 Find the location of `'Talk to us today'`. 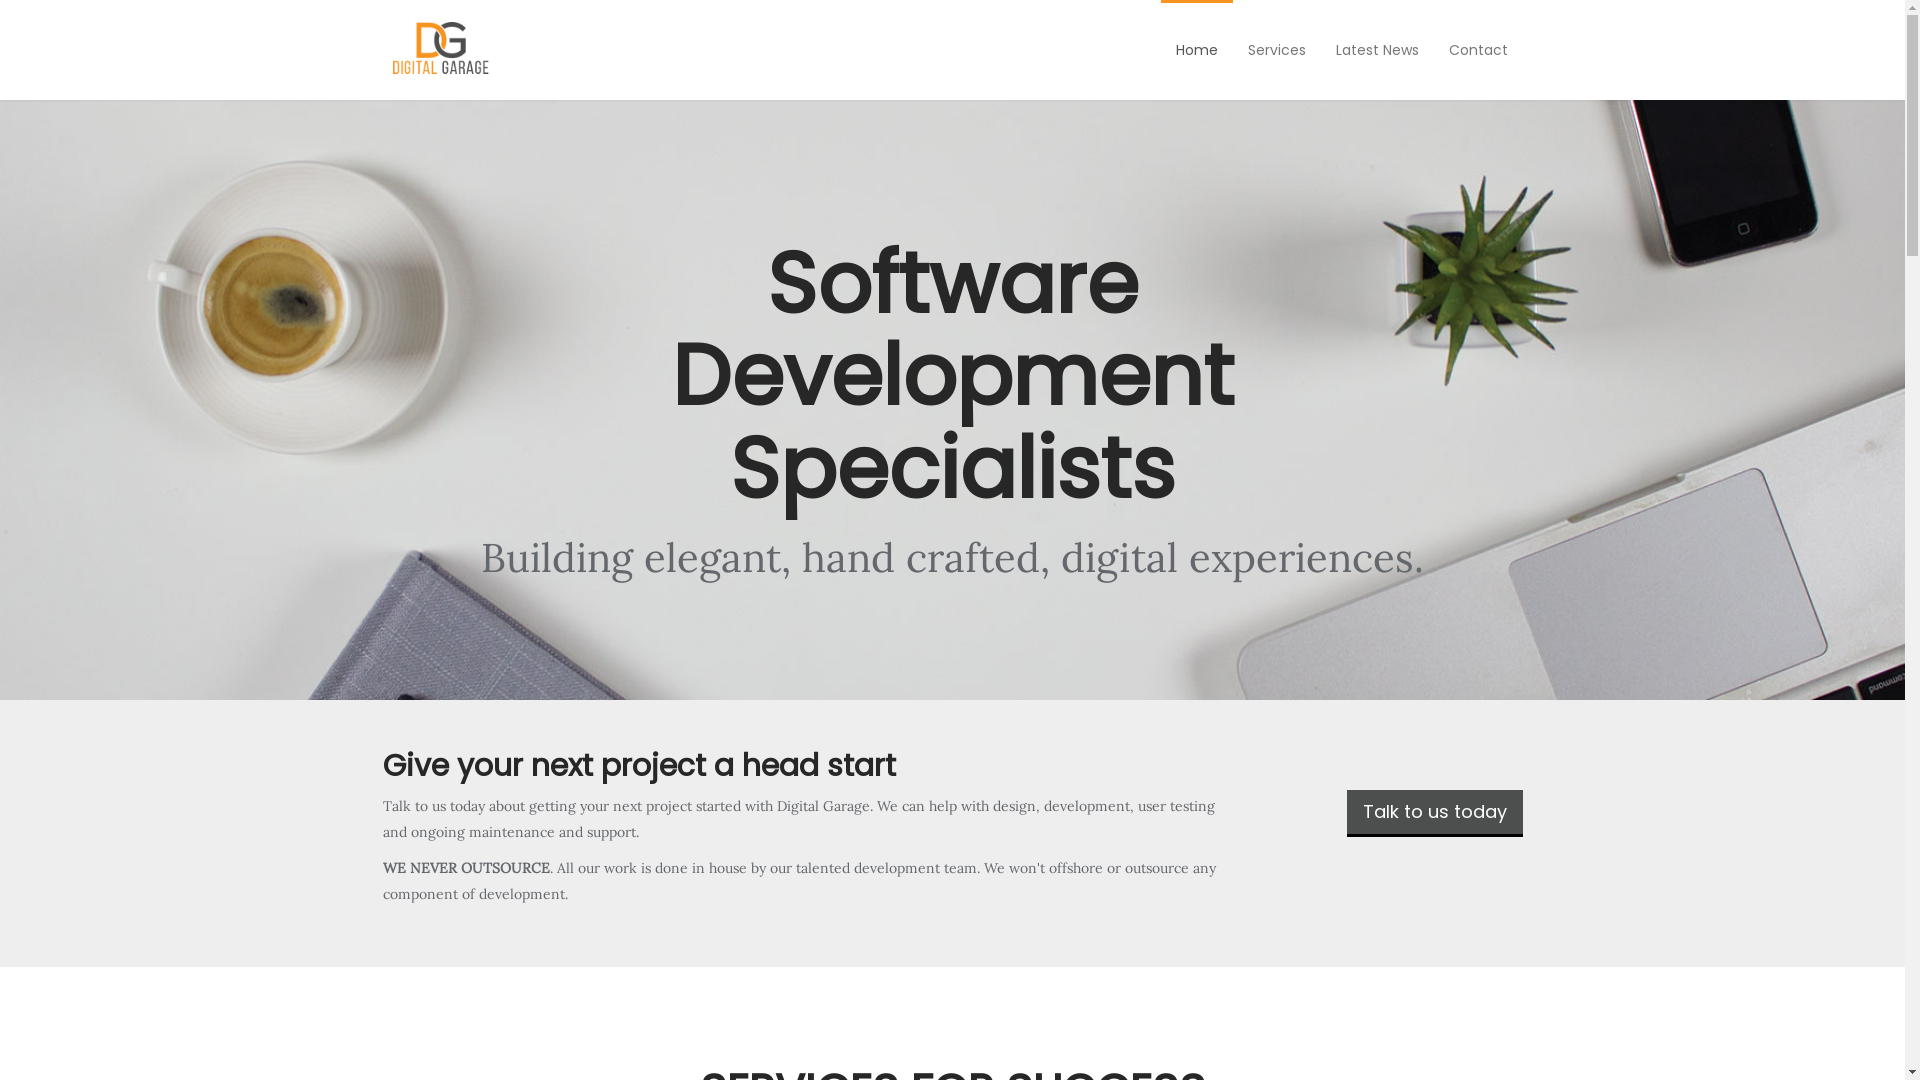

'Talk to us today' is located at coordinates (1345, 813).